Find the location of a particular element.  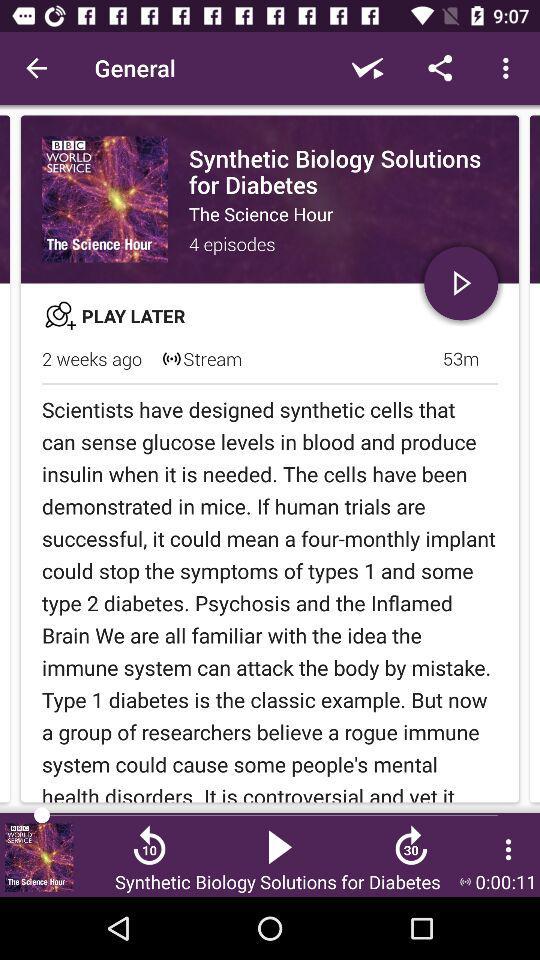

the more icon is located at coordinates (508, 848).